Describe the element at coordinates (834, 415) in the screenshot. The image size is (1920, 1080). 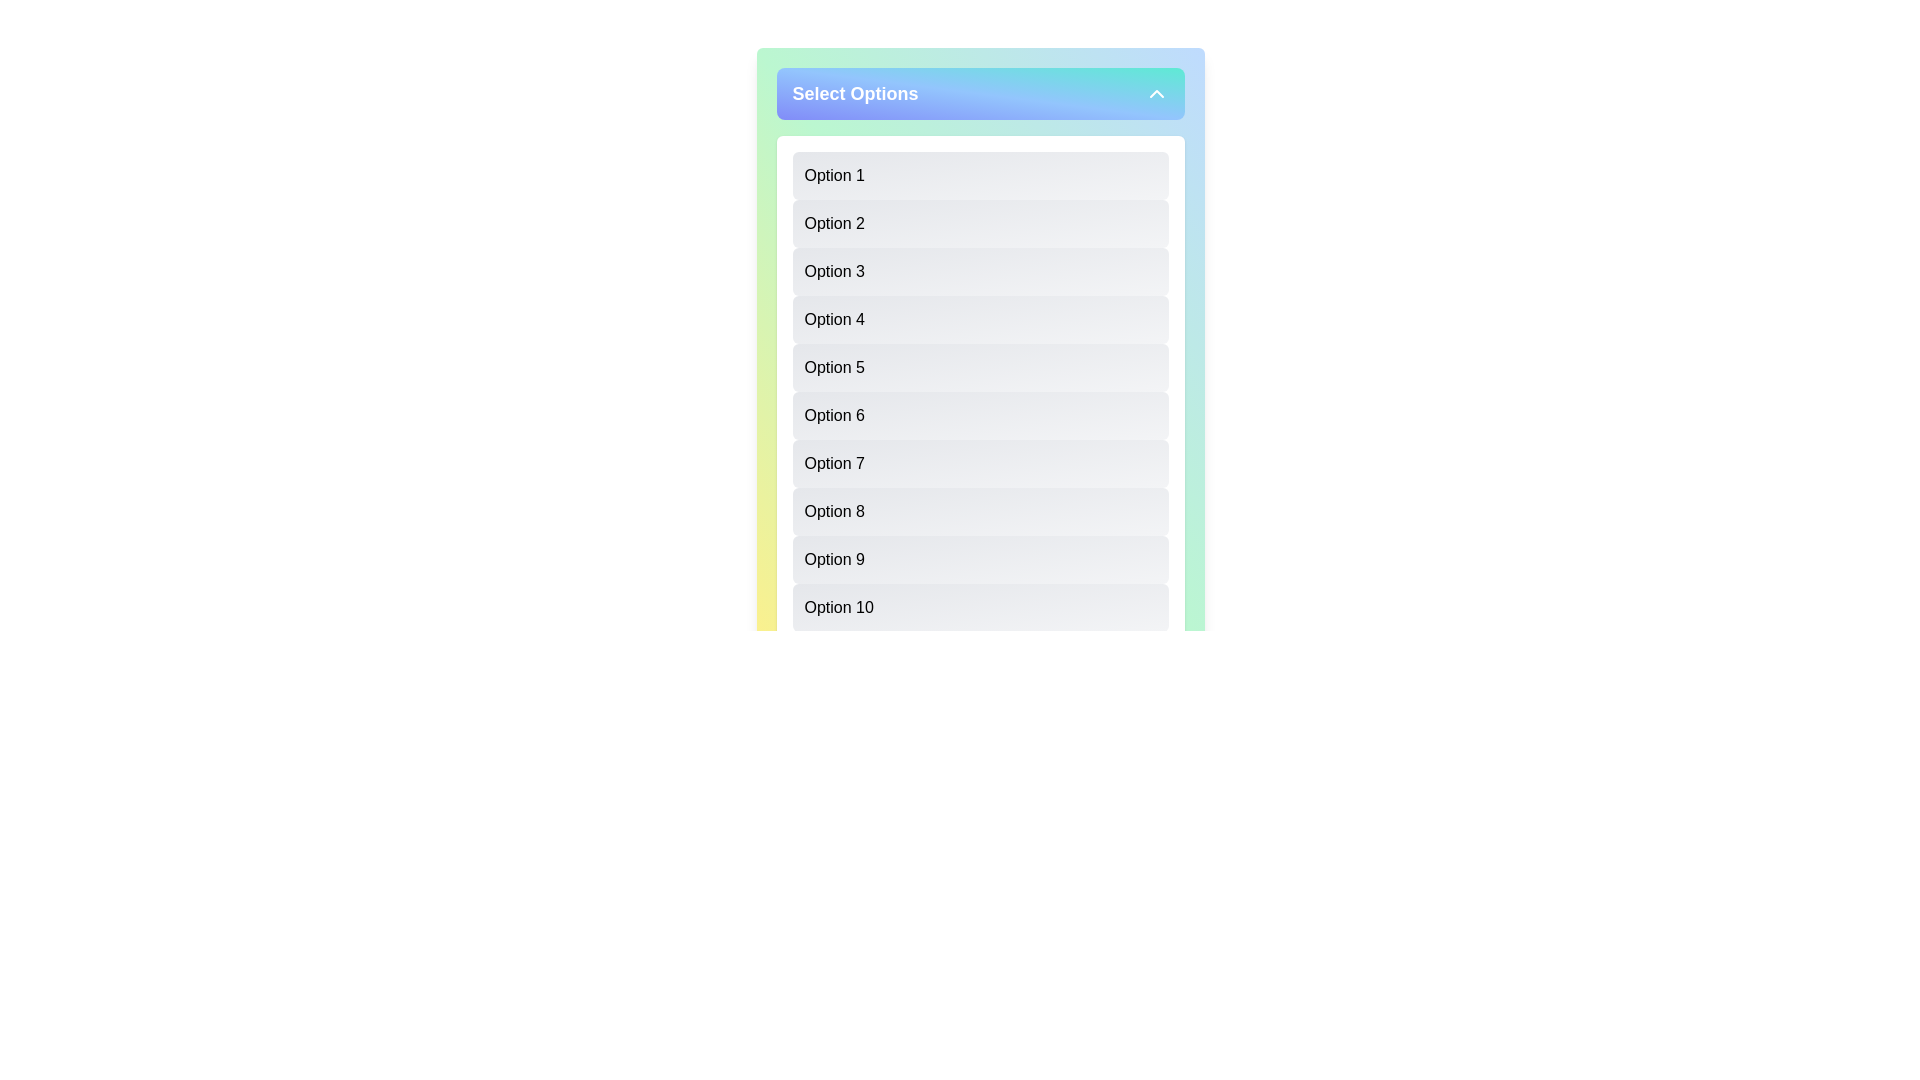
I see `the 'Option 6' list item in the selection menu` at that location.